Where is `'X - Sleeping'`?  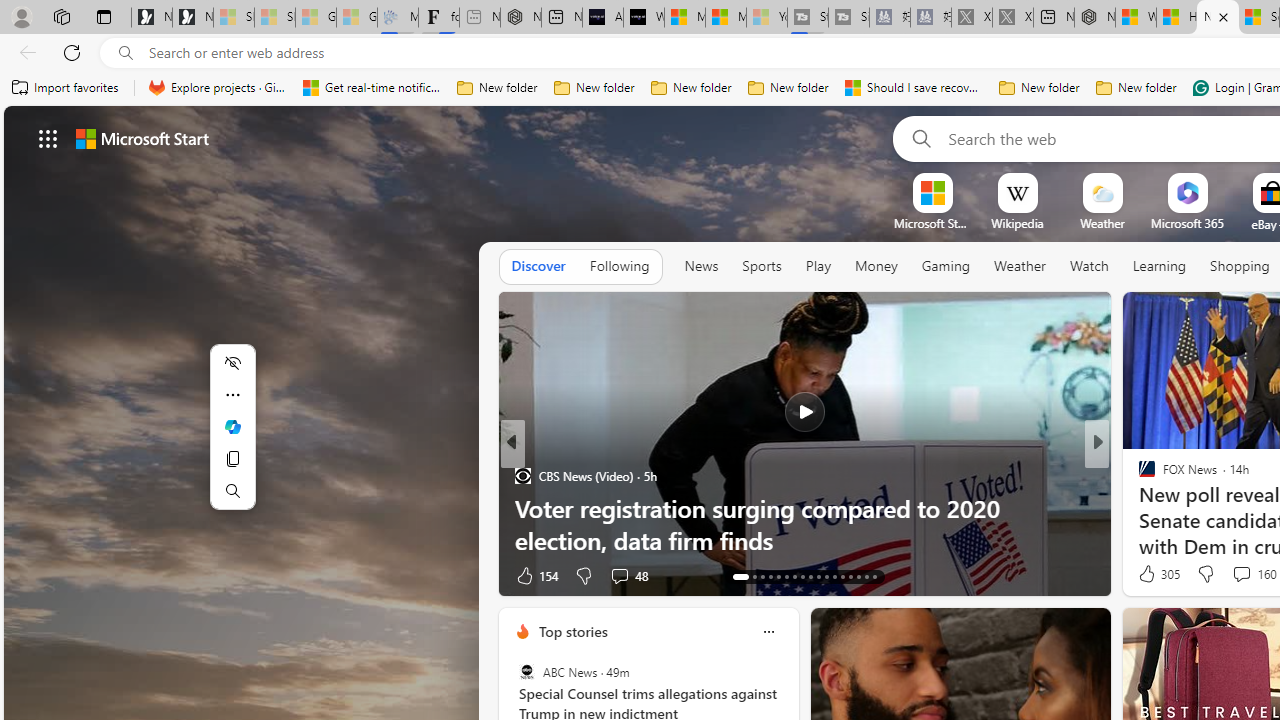
'X - Sleeping' is located at coordinates (1013, 17).